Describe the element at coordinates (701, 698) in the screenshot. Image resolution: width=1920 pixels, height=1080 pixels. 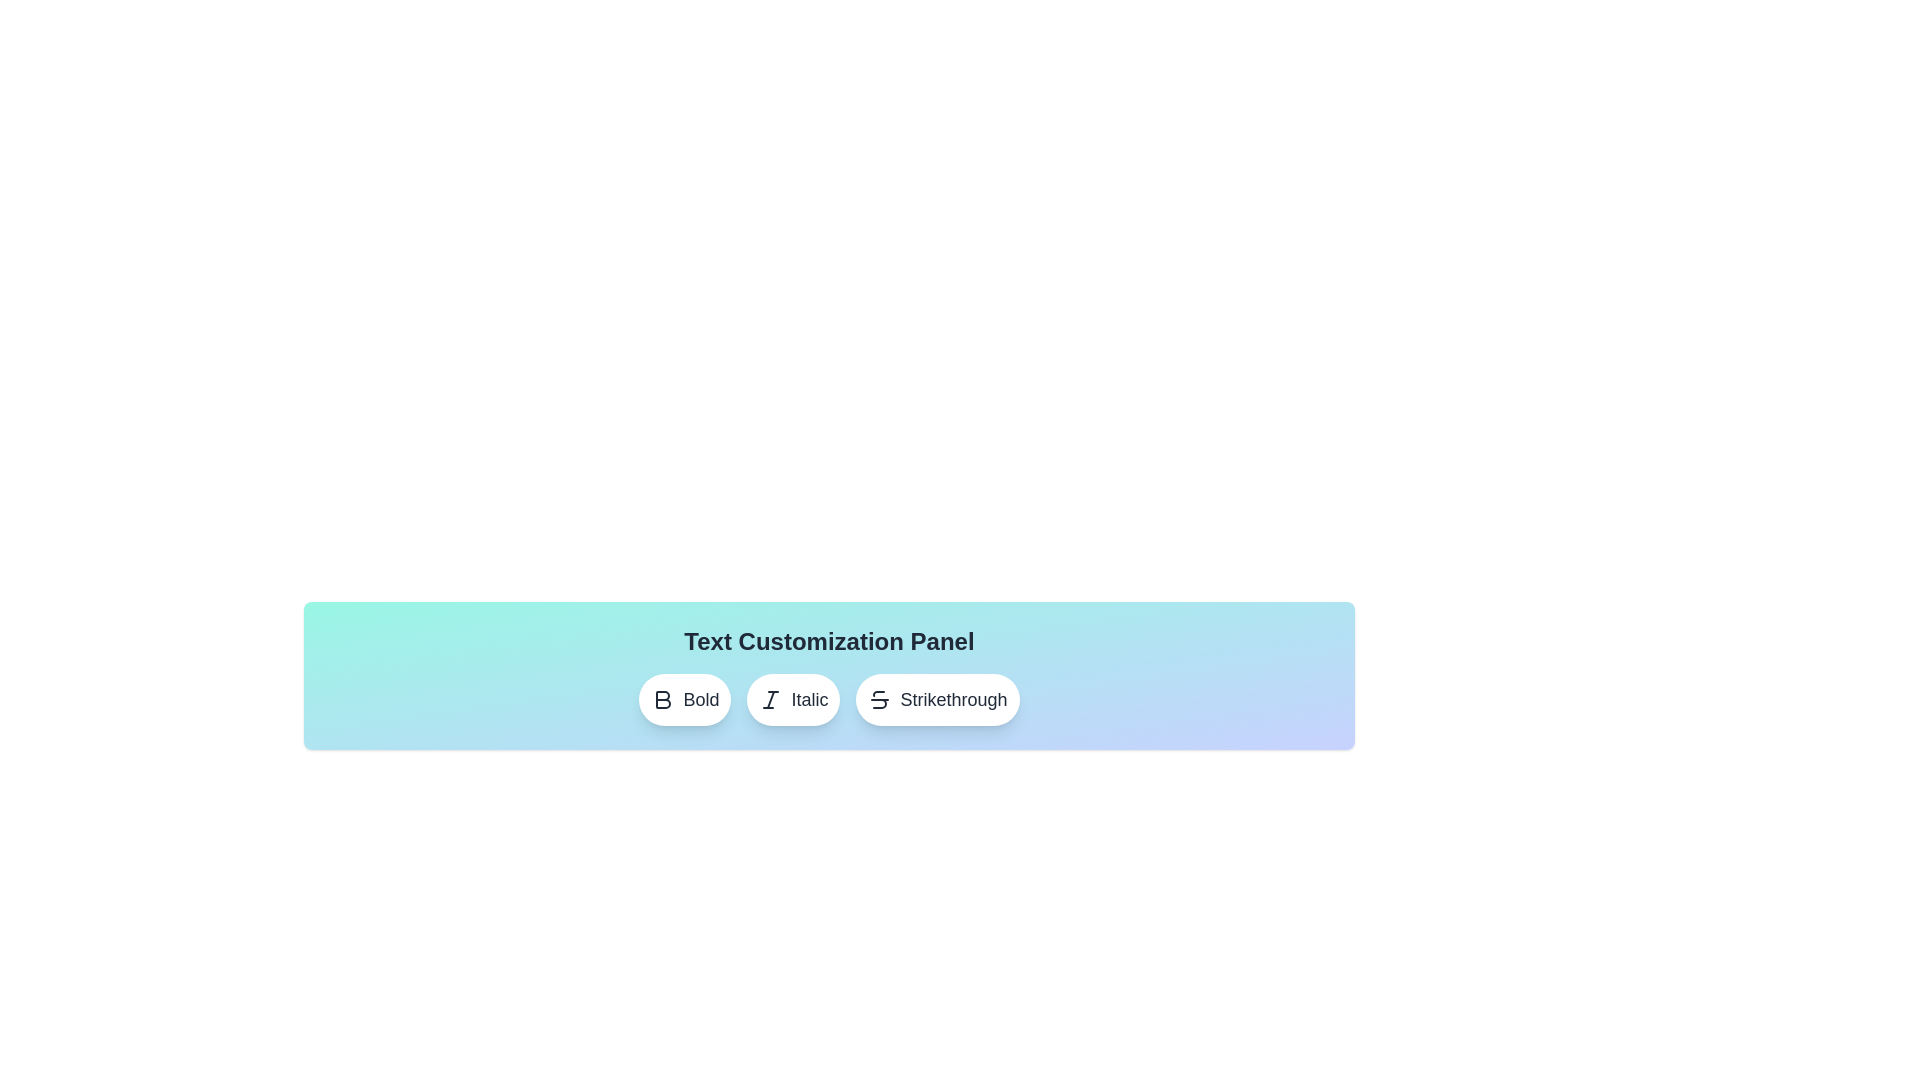
I see `the 'Bold' text label which is centrally positioned within its associated button in the text style control row` at that location.